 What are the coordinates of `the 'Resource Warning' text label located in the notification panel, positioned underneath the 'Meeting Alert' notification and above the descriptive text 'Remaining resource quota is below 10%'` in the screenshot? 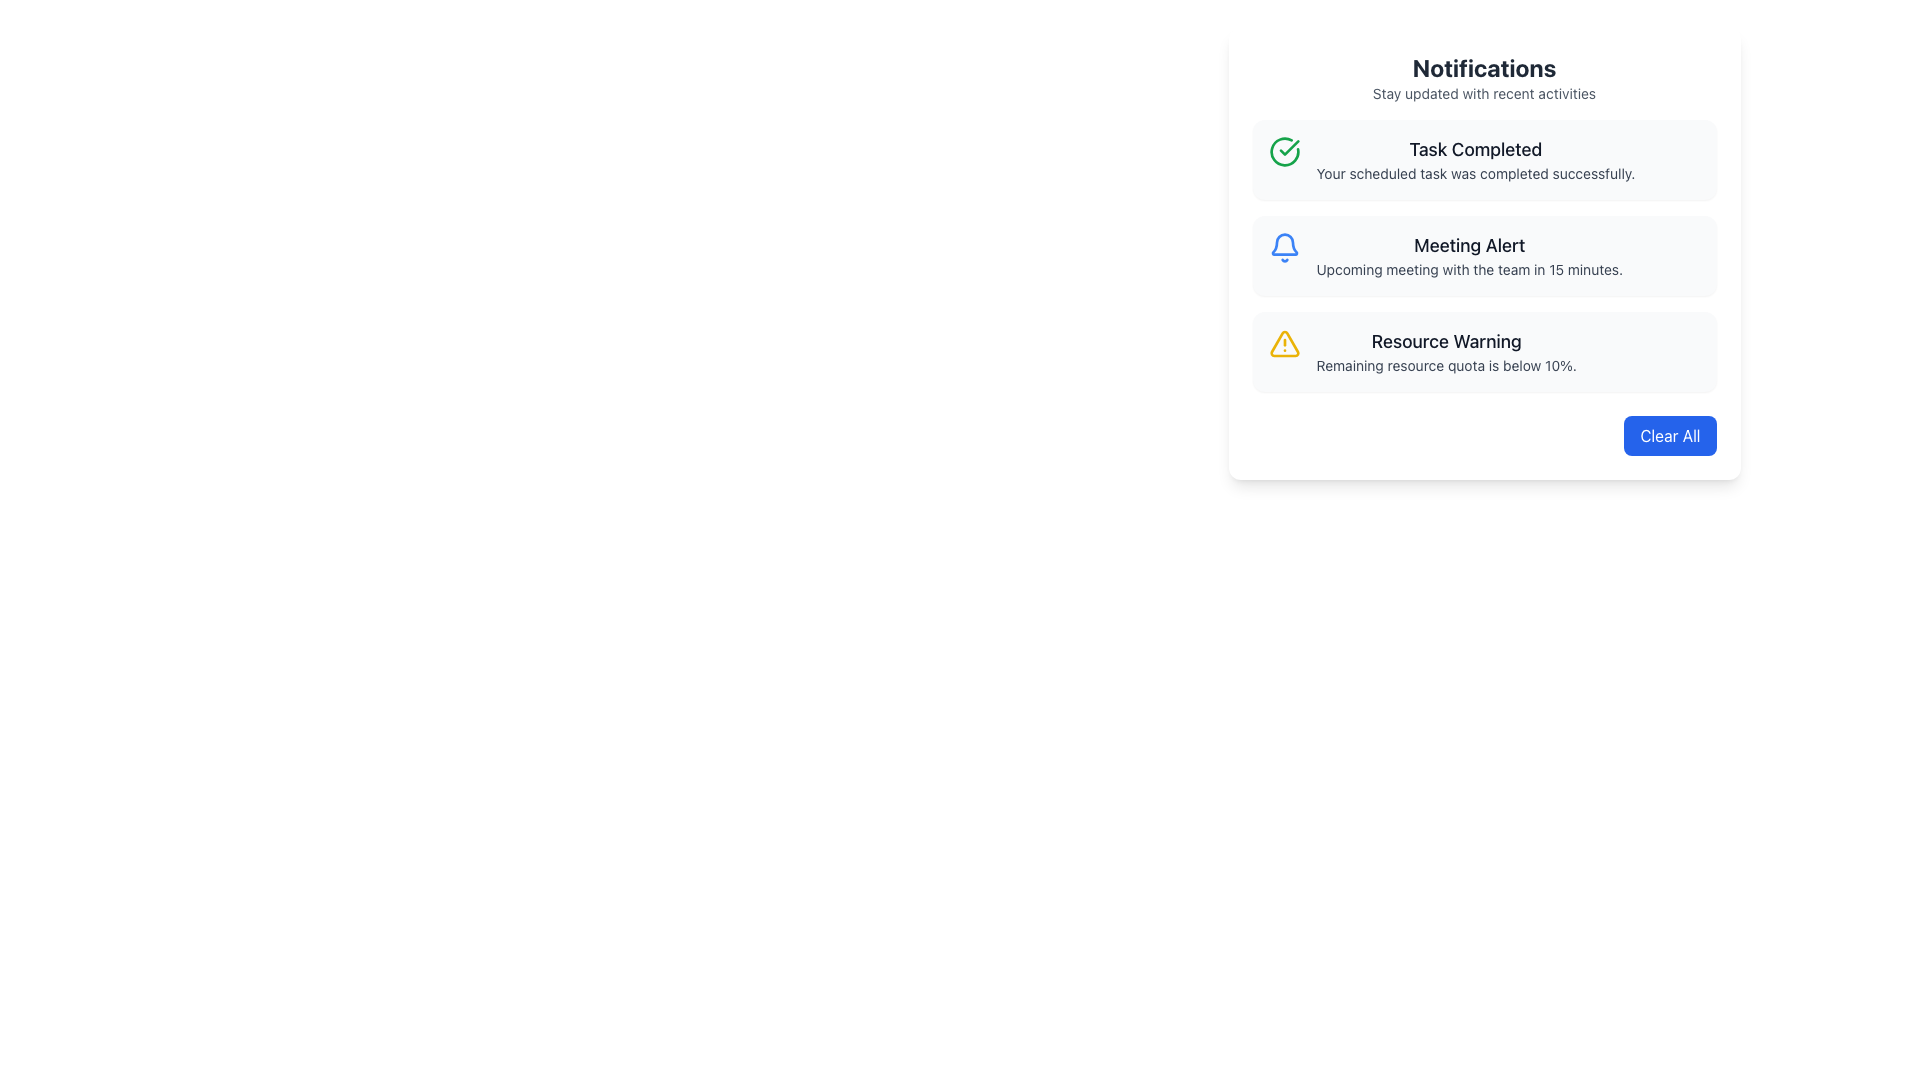 It's located at (1446, 341).